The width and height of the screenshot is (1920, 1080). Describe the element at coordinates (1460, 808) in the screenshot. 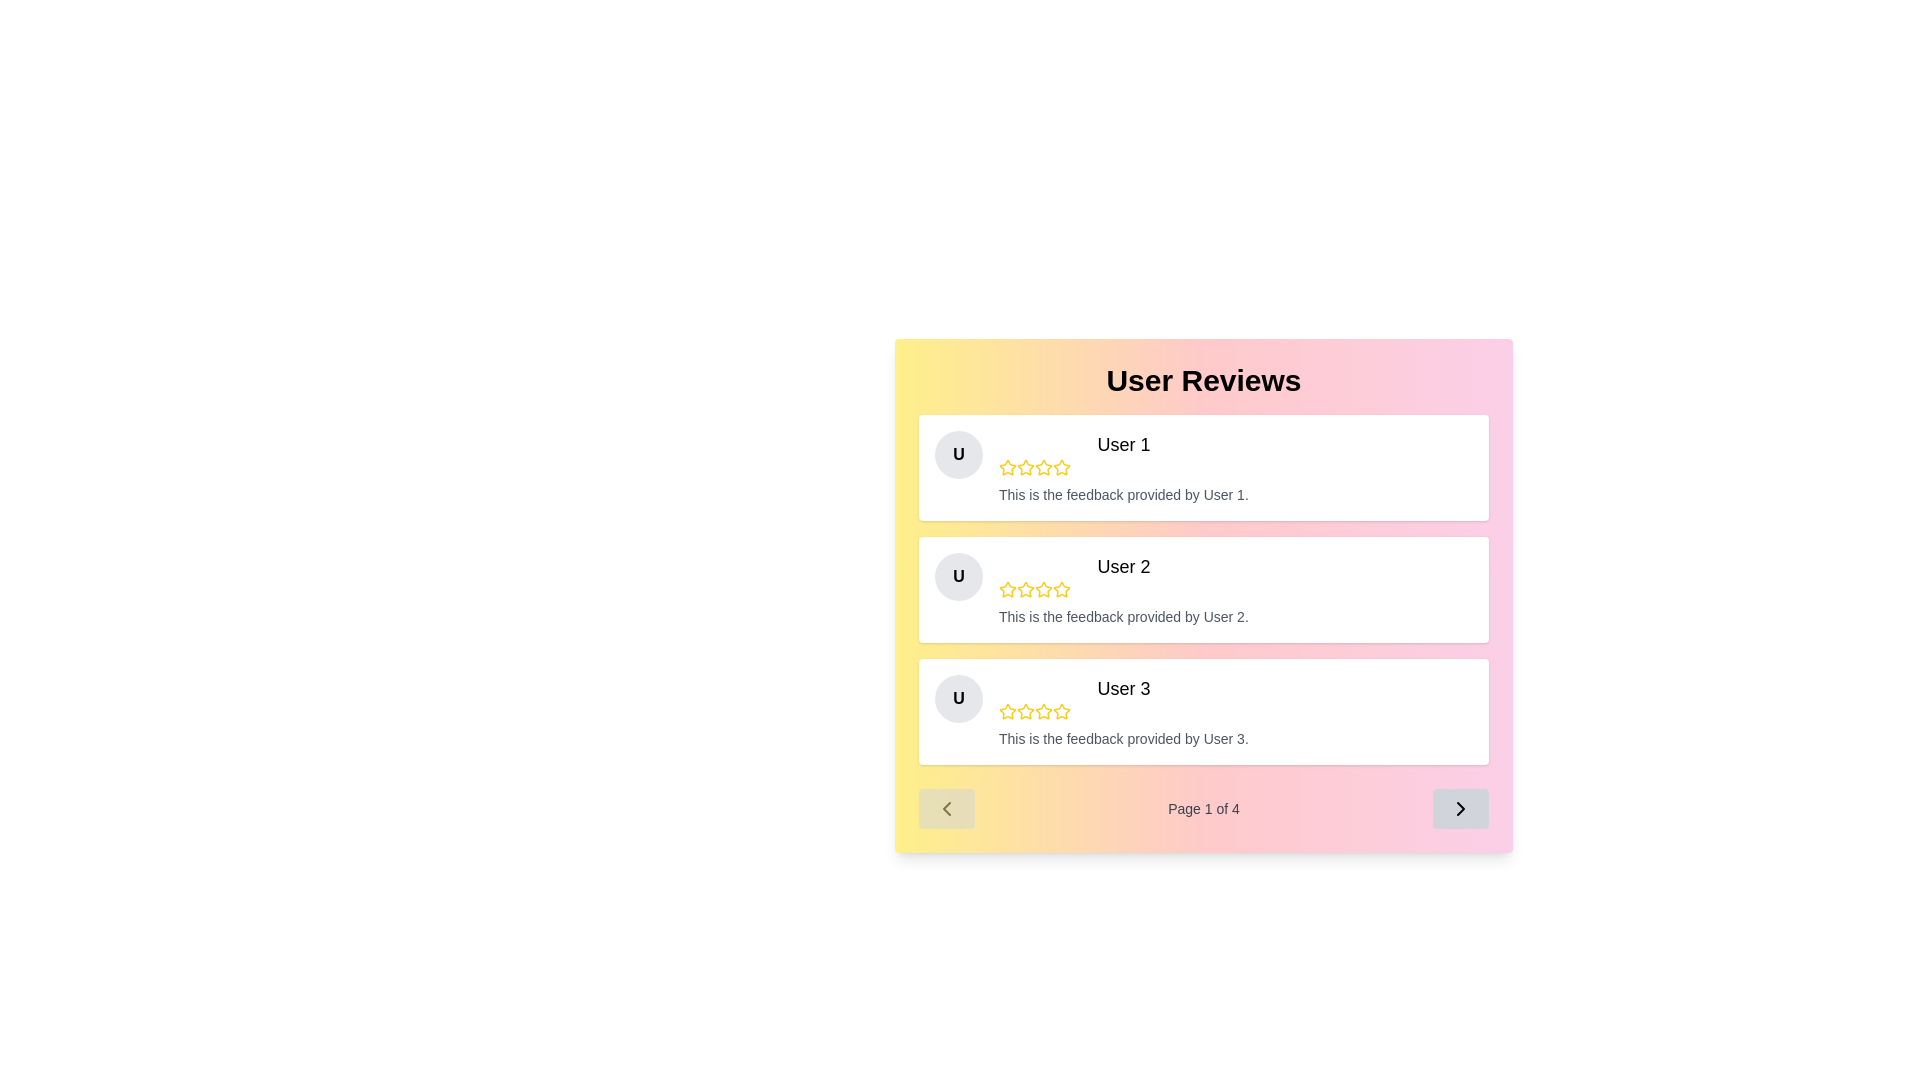

I see `the rightward arrow icon button located at the bottom-right corner of the user review interface` at that location.